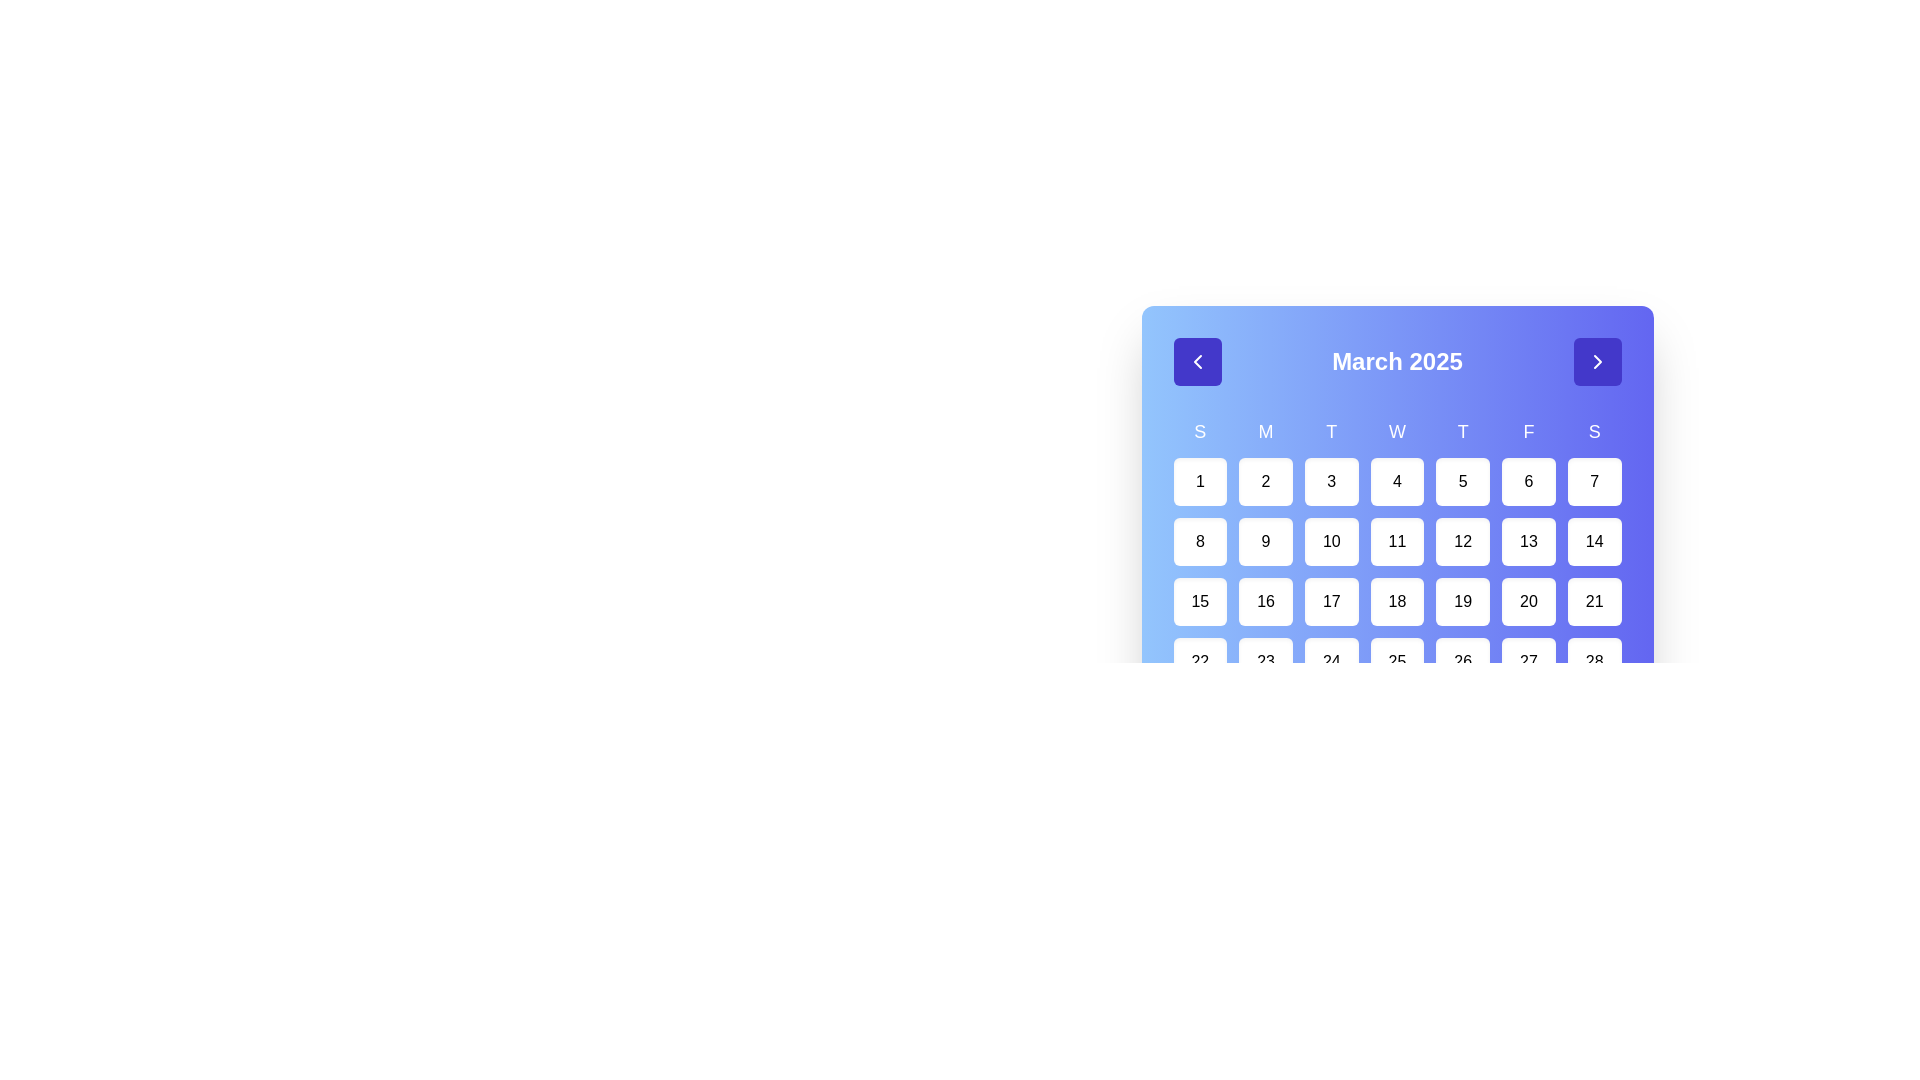  Describe the element at coordinates (1527, 662) in the screenshot. I see `the calendar button marked with '27' located in the Friday column, fourth row` at that location.